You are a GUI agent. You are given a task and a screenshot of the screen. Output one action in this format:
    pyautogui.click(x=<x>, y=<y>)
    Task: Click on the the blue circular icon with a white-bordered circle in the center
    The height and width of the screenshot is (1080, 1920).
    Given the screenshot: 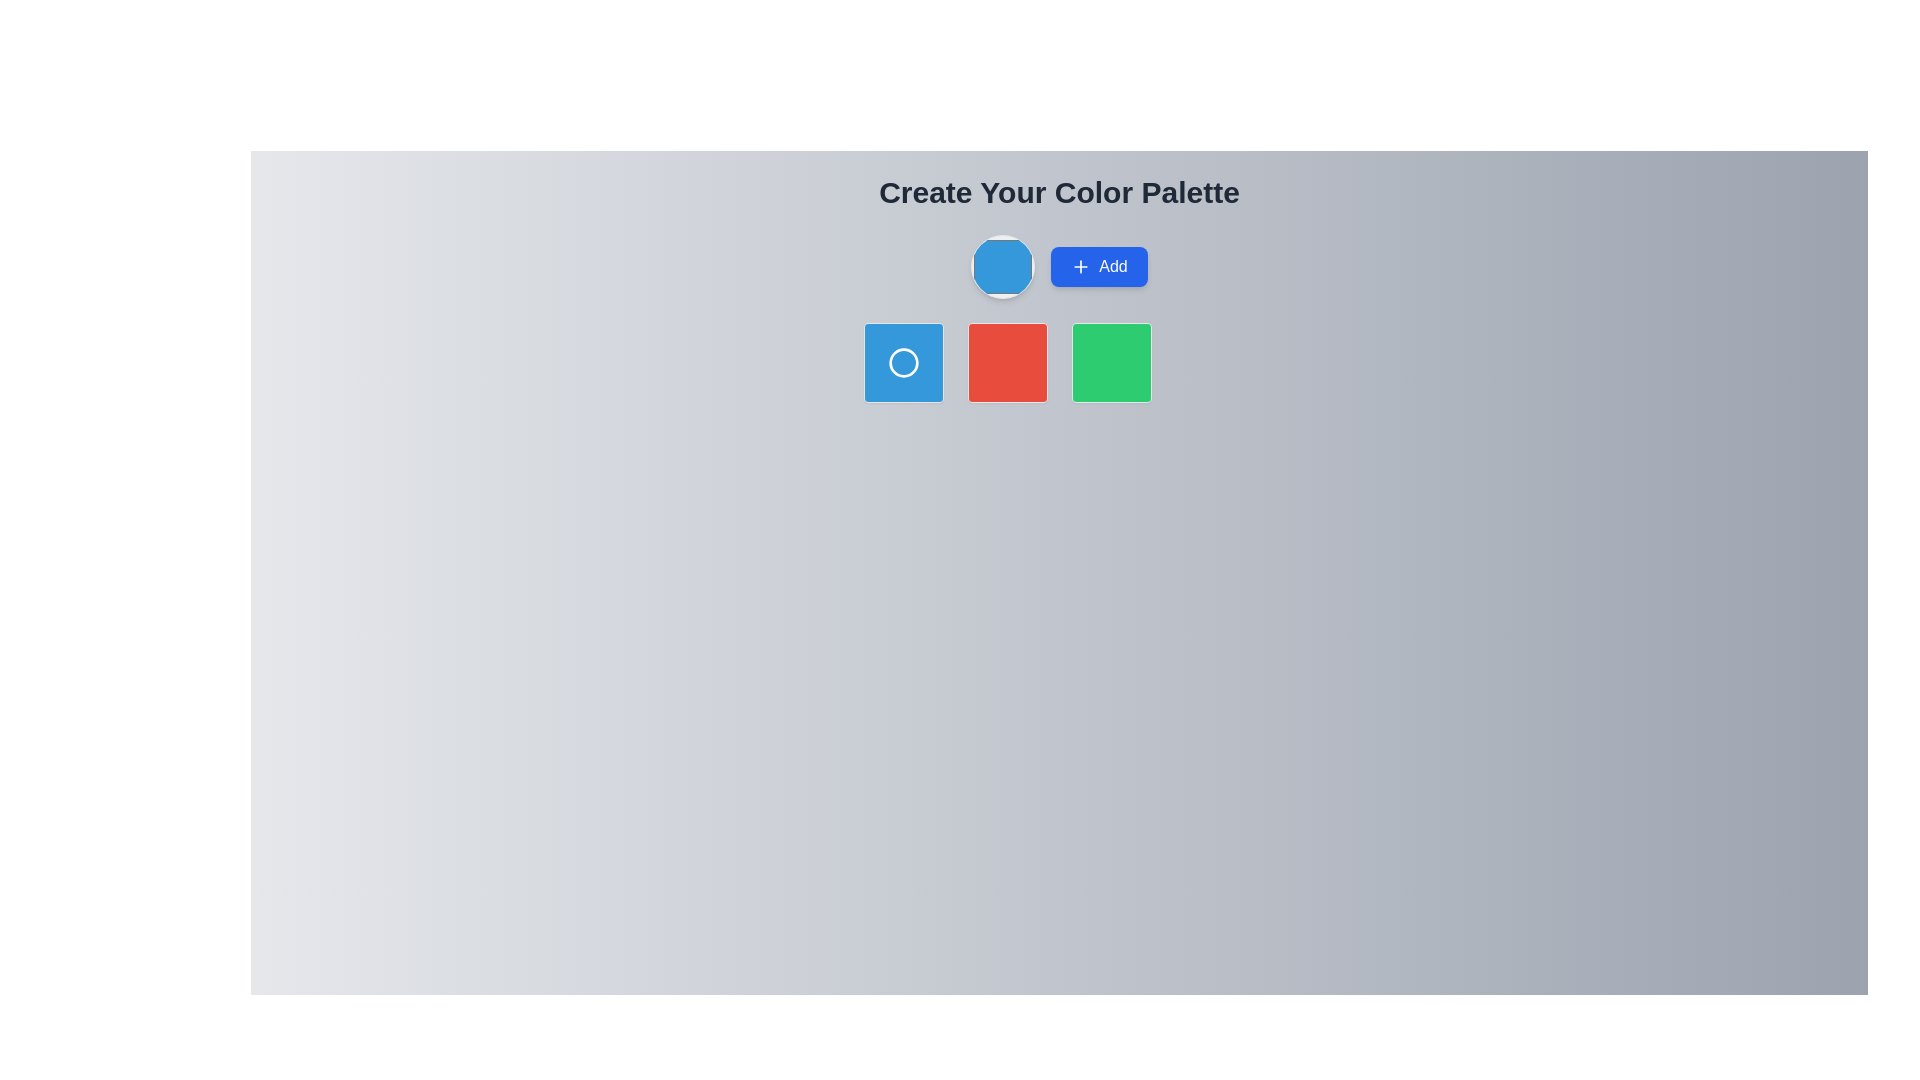 What is the action you would take?
    pyautogui.click(x=902, y=362)
    